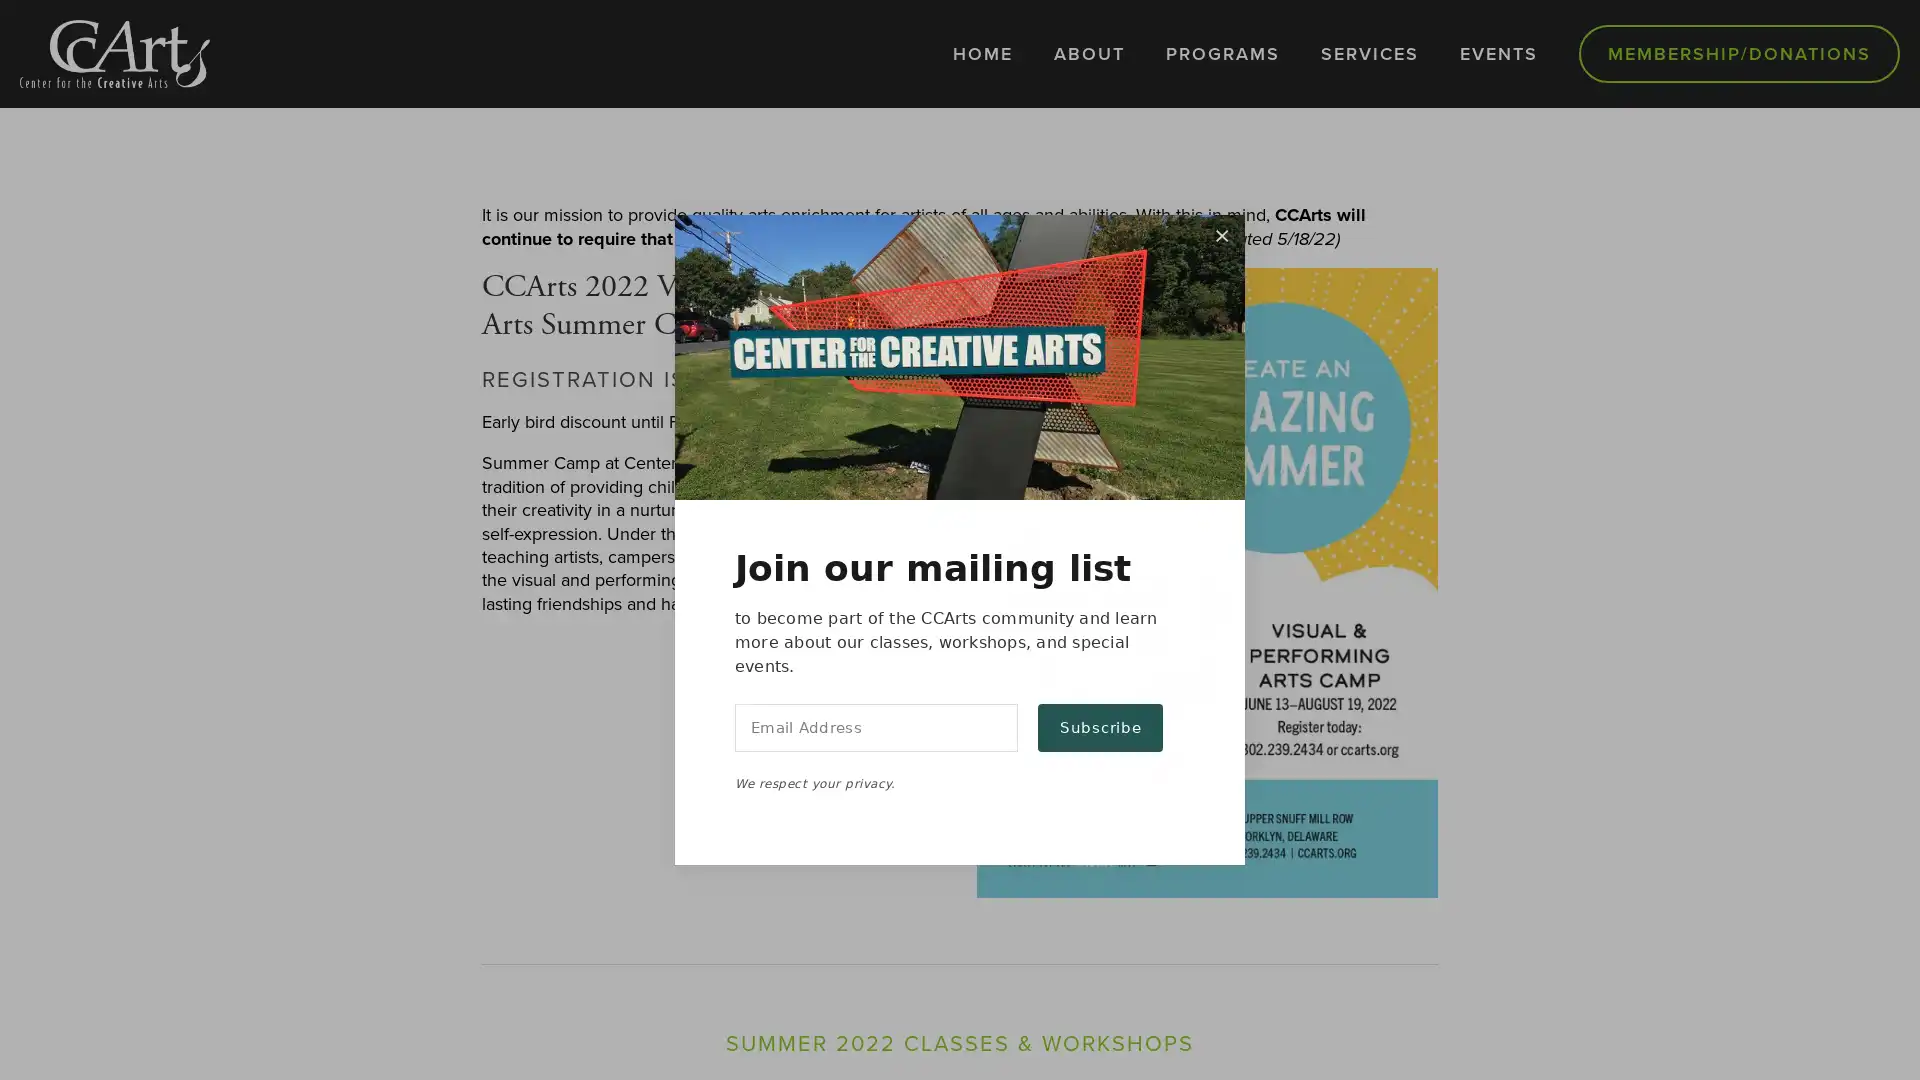  I want to click on Close, so click(1220, 234).